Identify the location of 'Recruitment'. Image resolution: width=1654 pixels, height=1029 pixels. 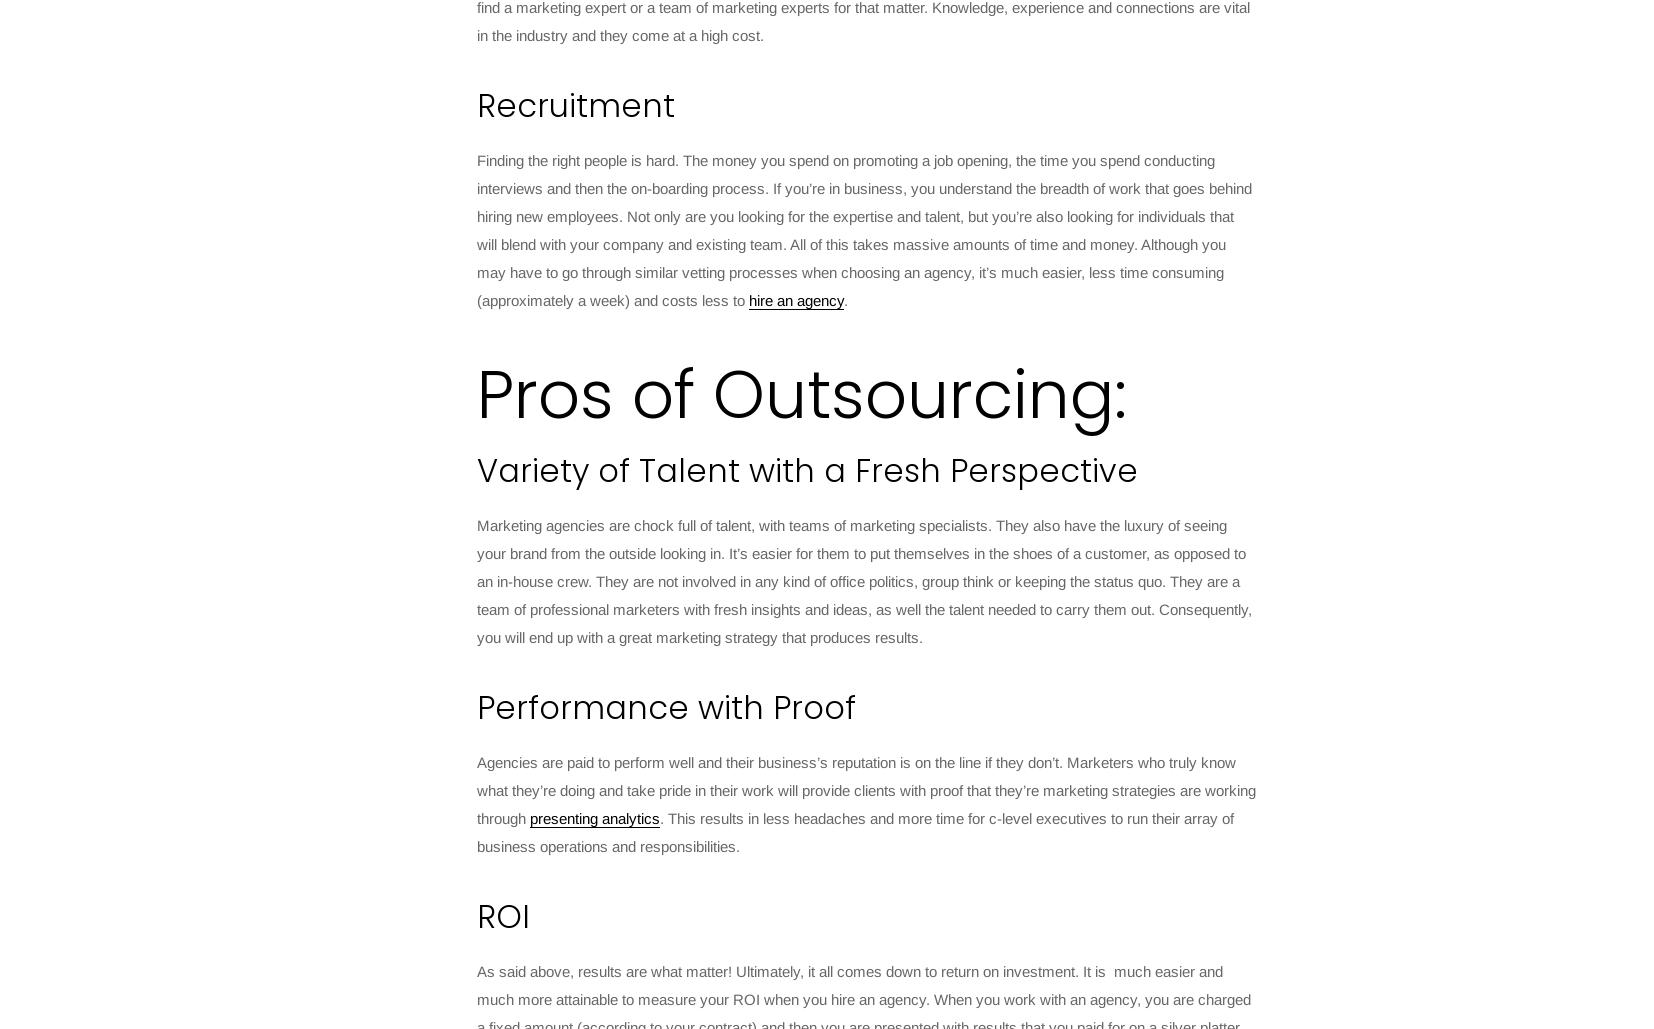
(575, 104).